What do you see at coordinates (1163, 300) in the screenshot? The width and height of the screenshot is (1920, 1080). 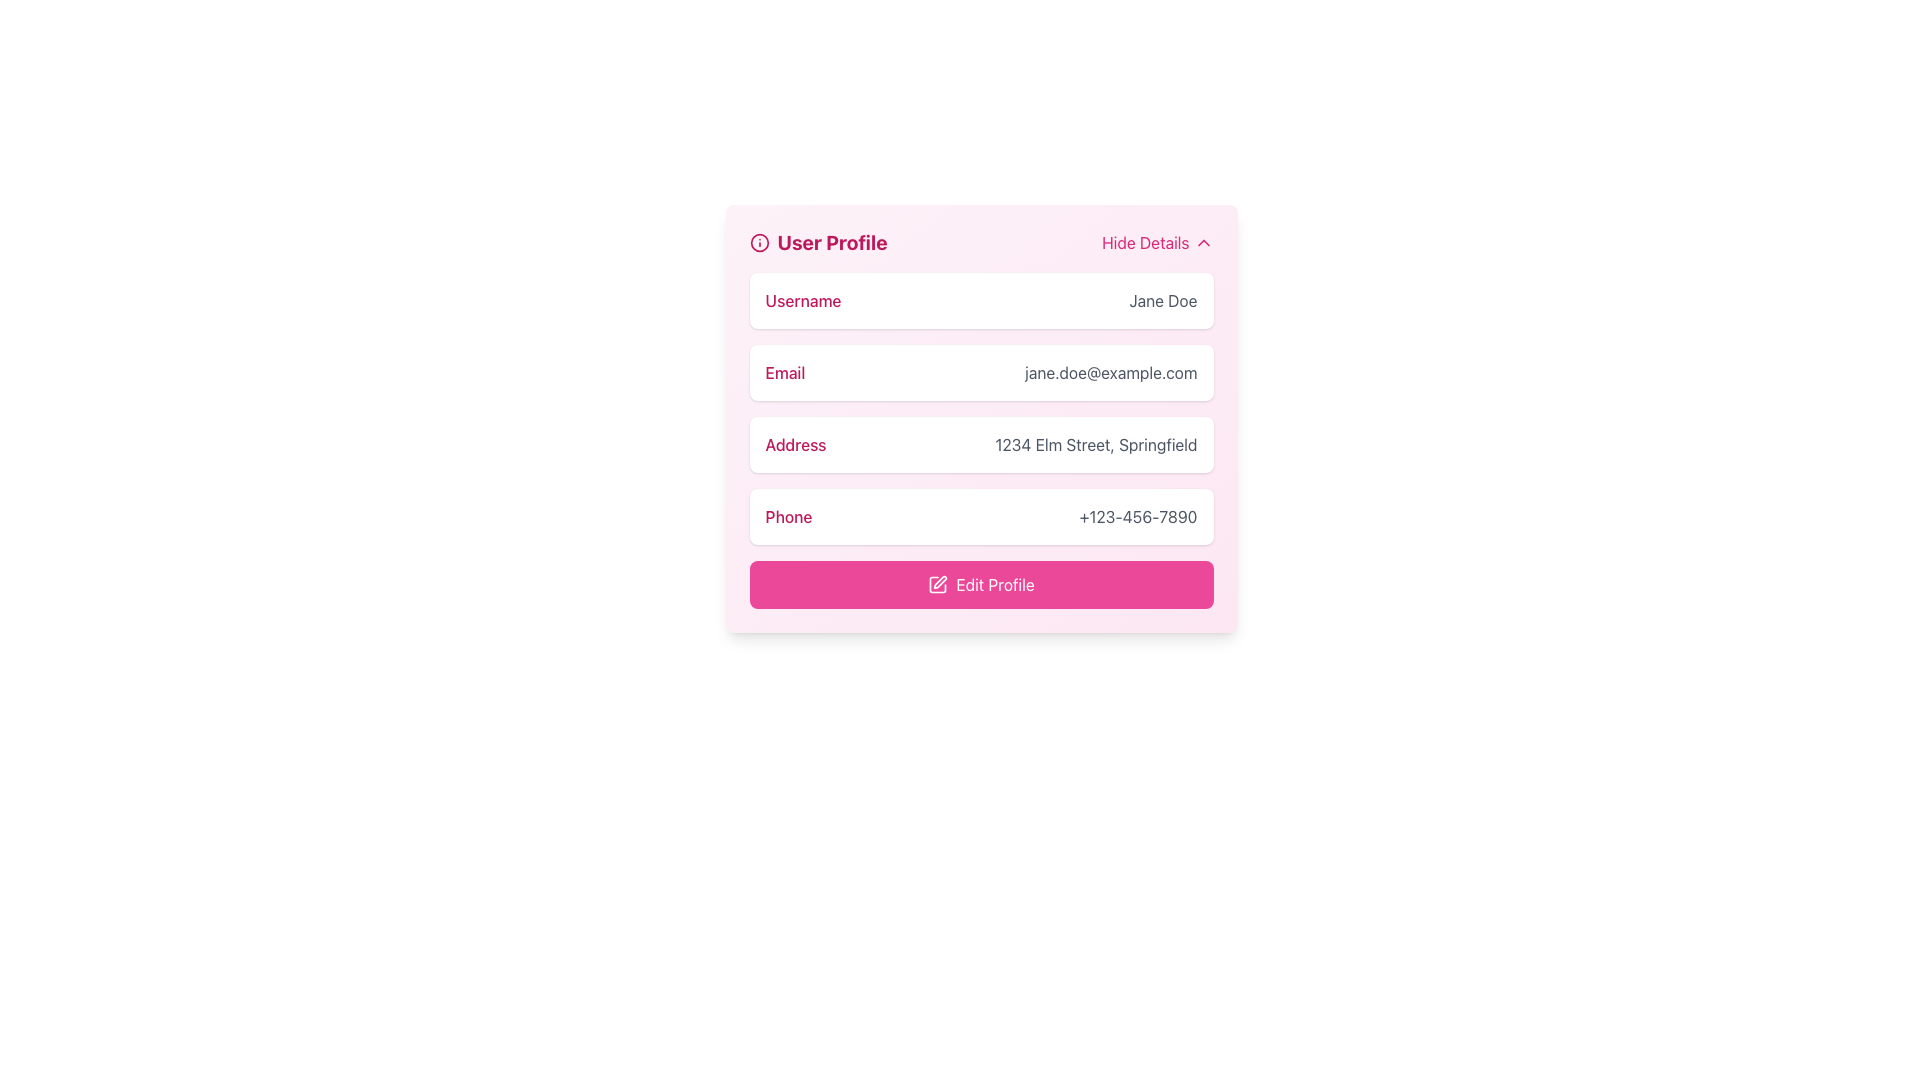 I see `the username display field that shows 'Jane Doe', located to the right of the 'Username' label in the user profile card` at bounding box center [1163, 300].